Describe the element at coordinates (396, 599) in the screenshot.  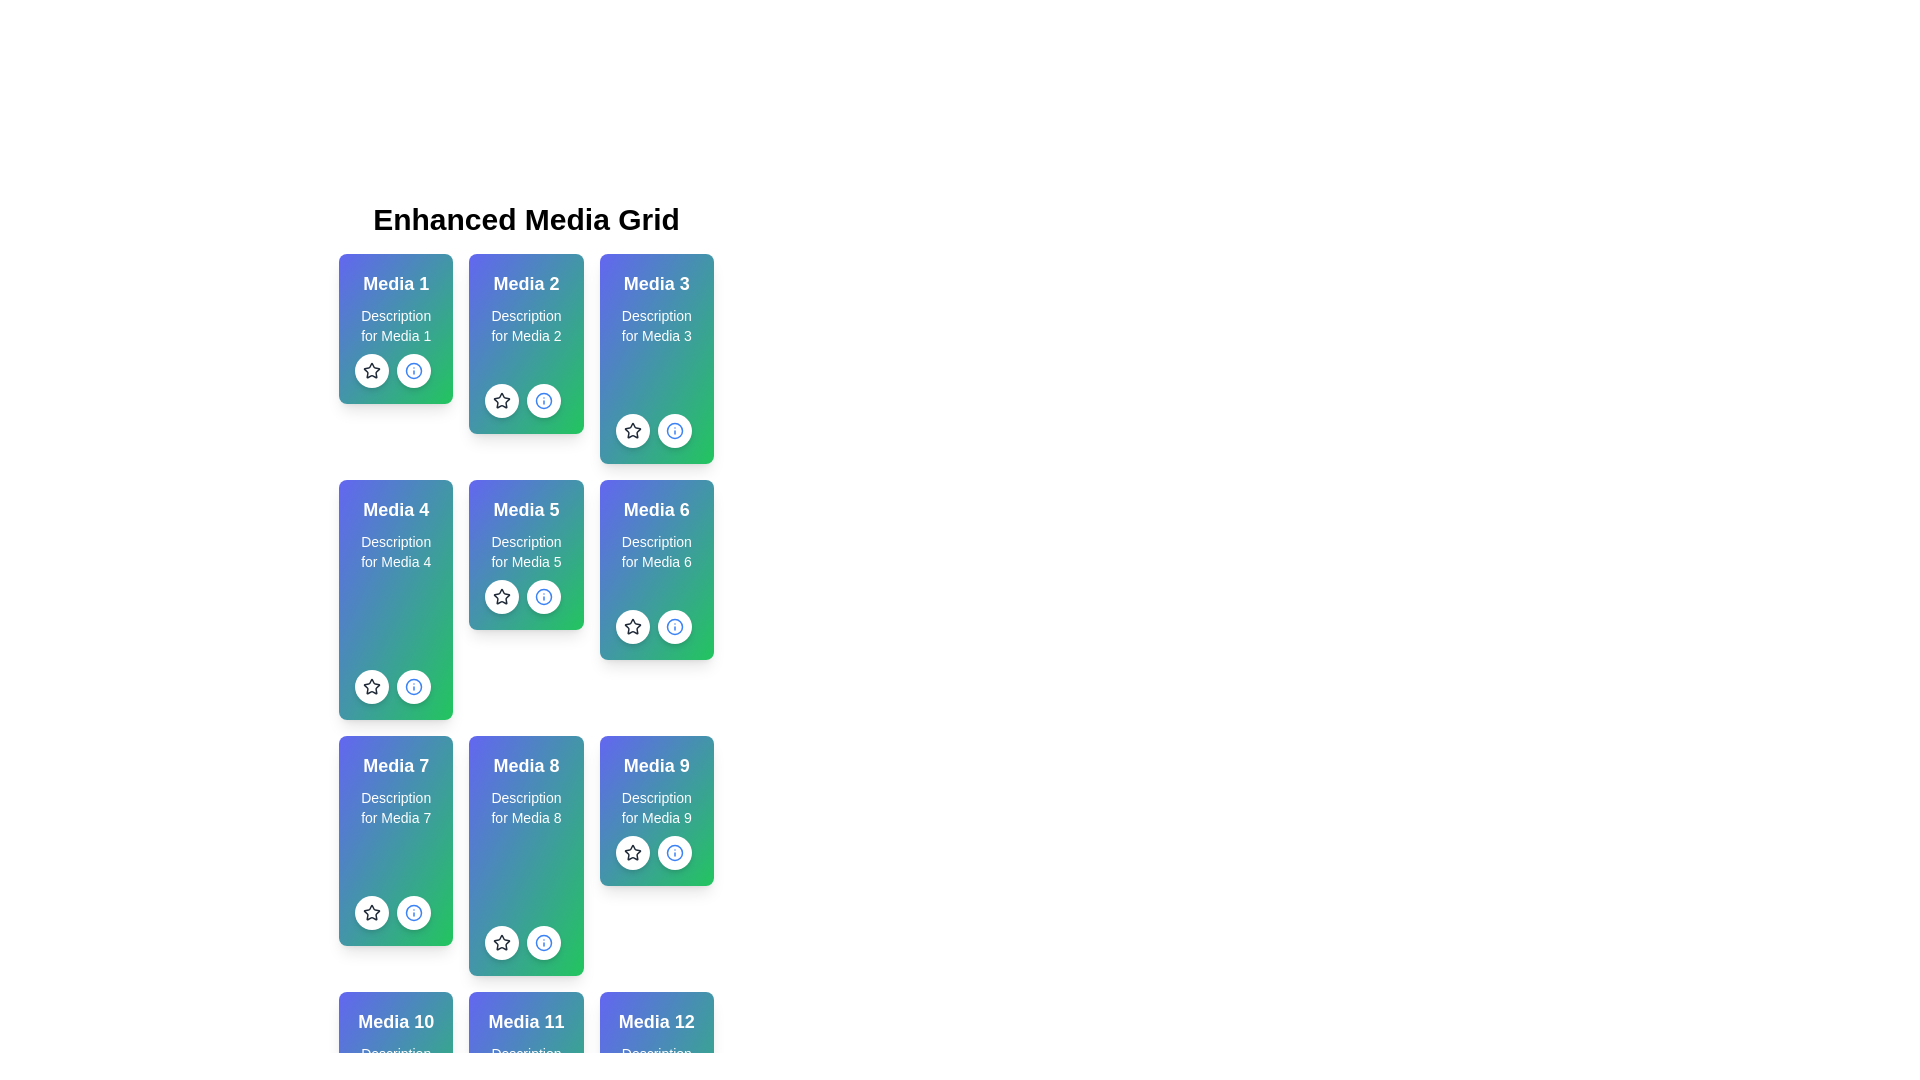
I see `one of the interactive icons in the media card located in the first column and second row of the grid layout, directly below 'Media 1'` at that location.